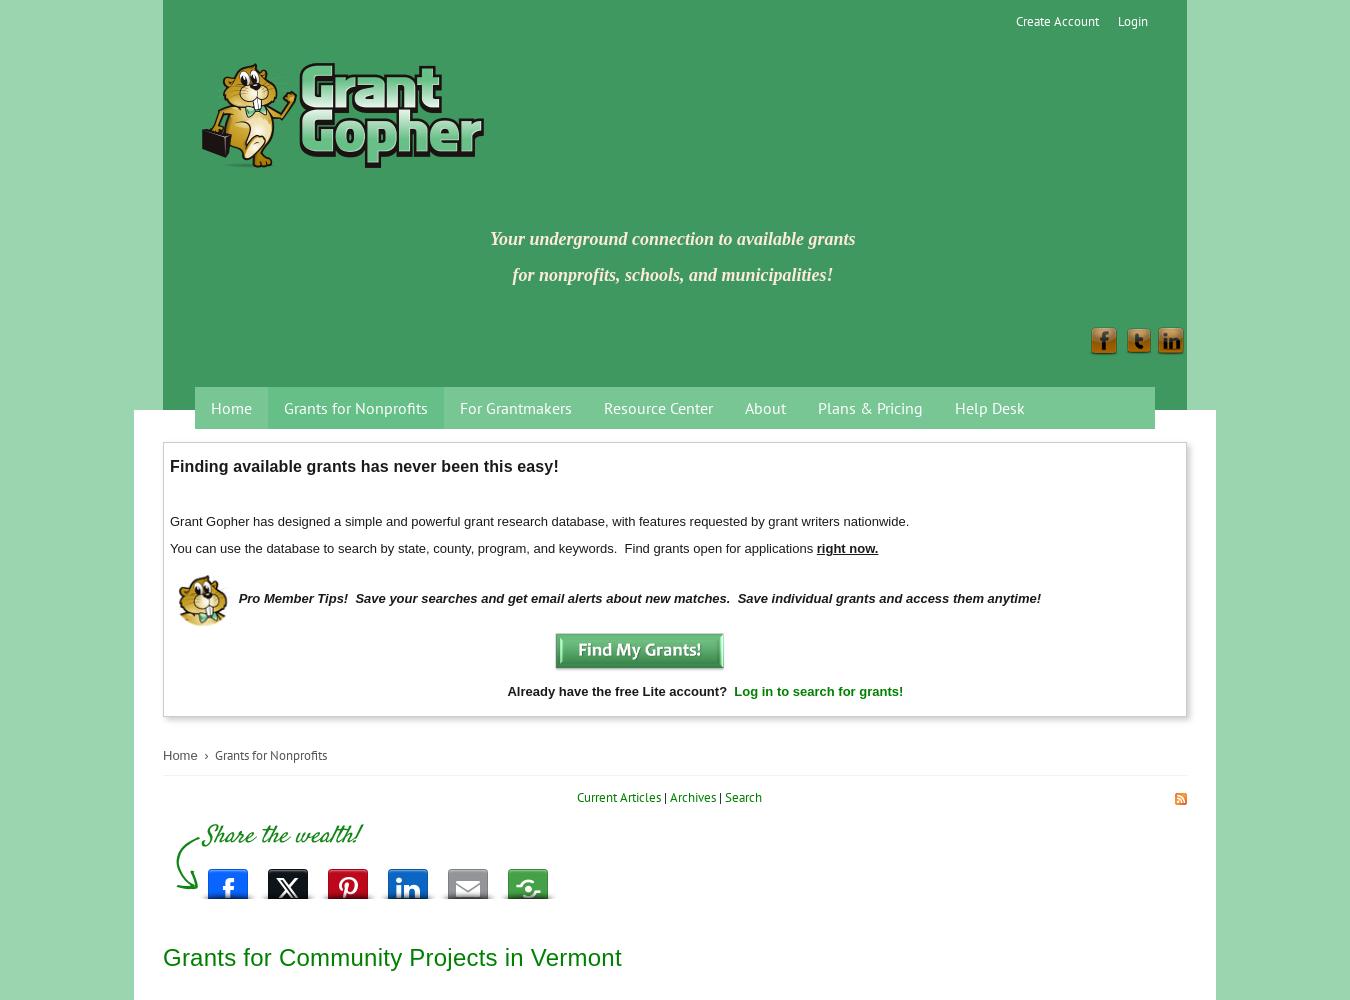 This screenshot has height=1000, width=1350. I want to click on 'Share the wealth!', so click(279, 835).